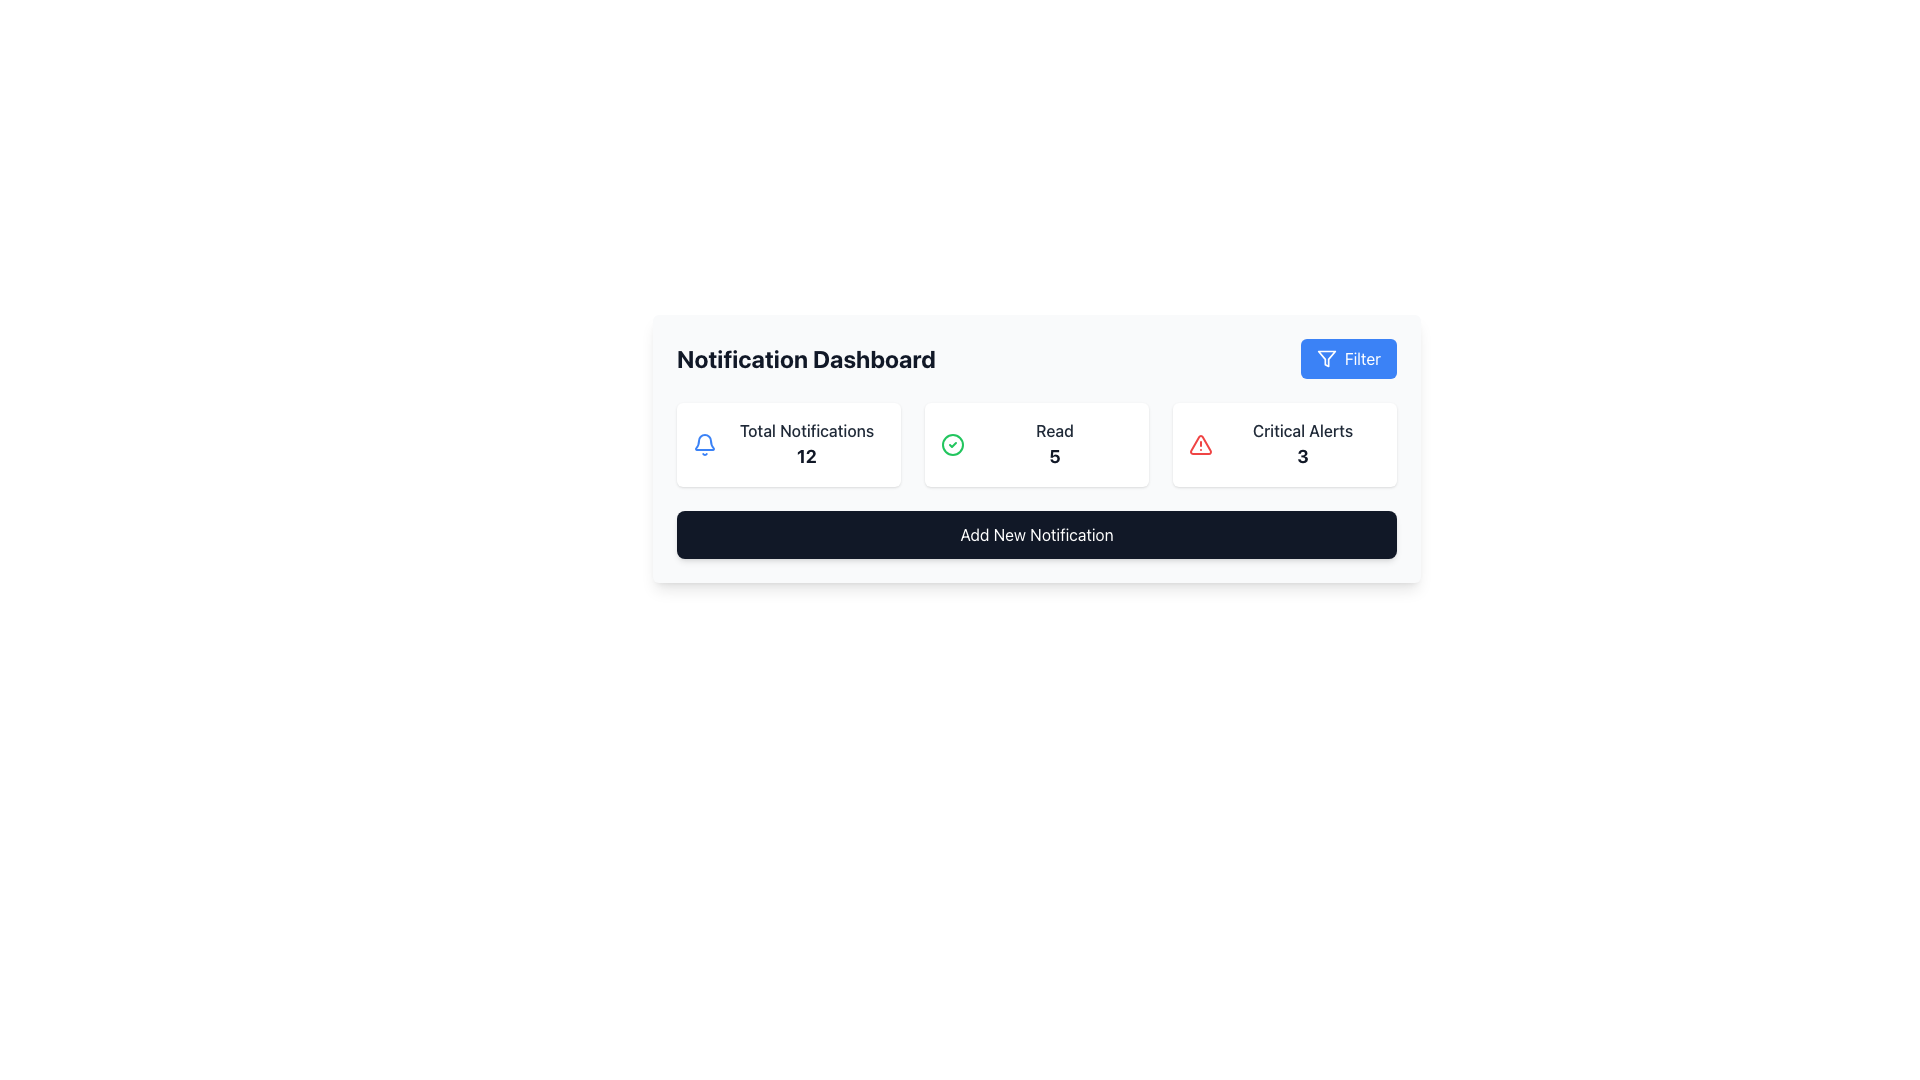  What do you see at coordinates (1054, 456) in the screenshot?
I see `the large, bold number '5' displayed in black font color within the card labeled 'Read', located in the middle of the notification summary section` at bounding box center [1054, 456].